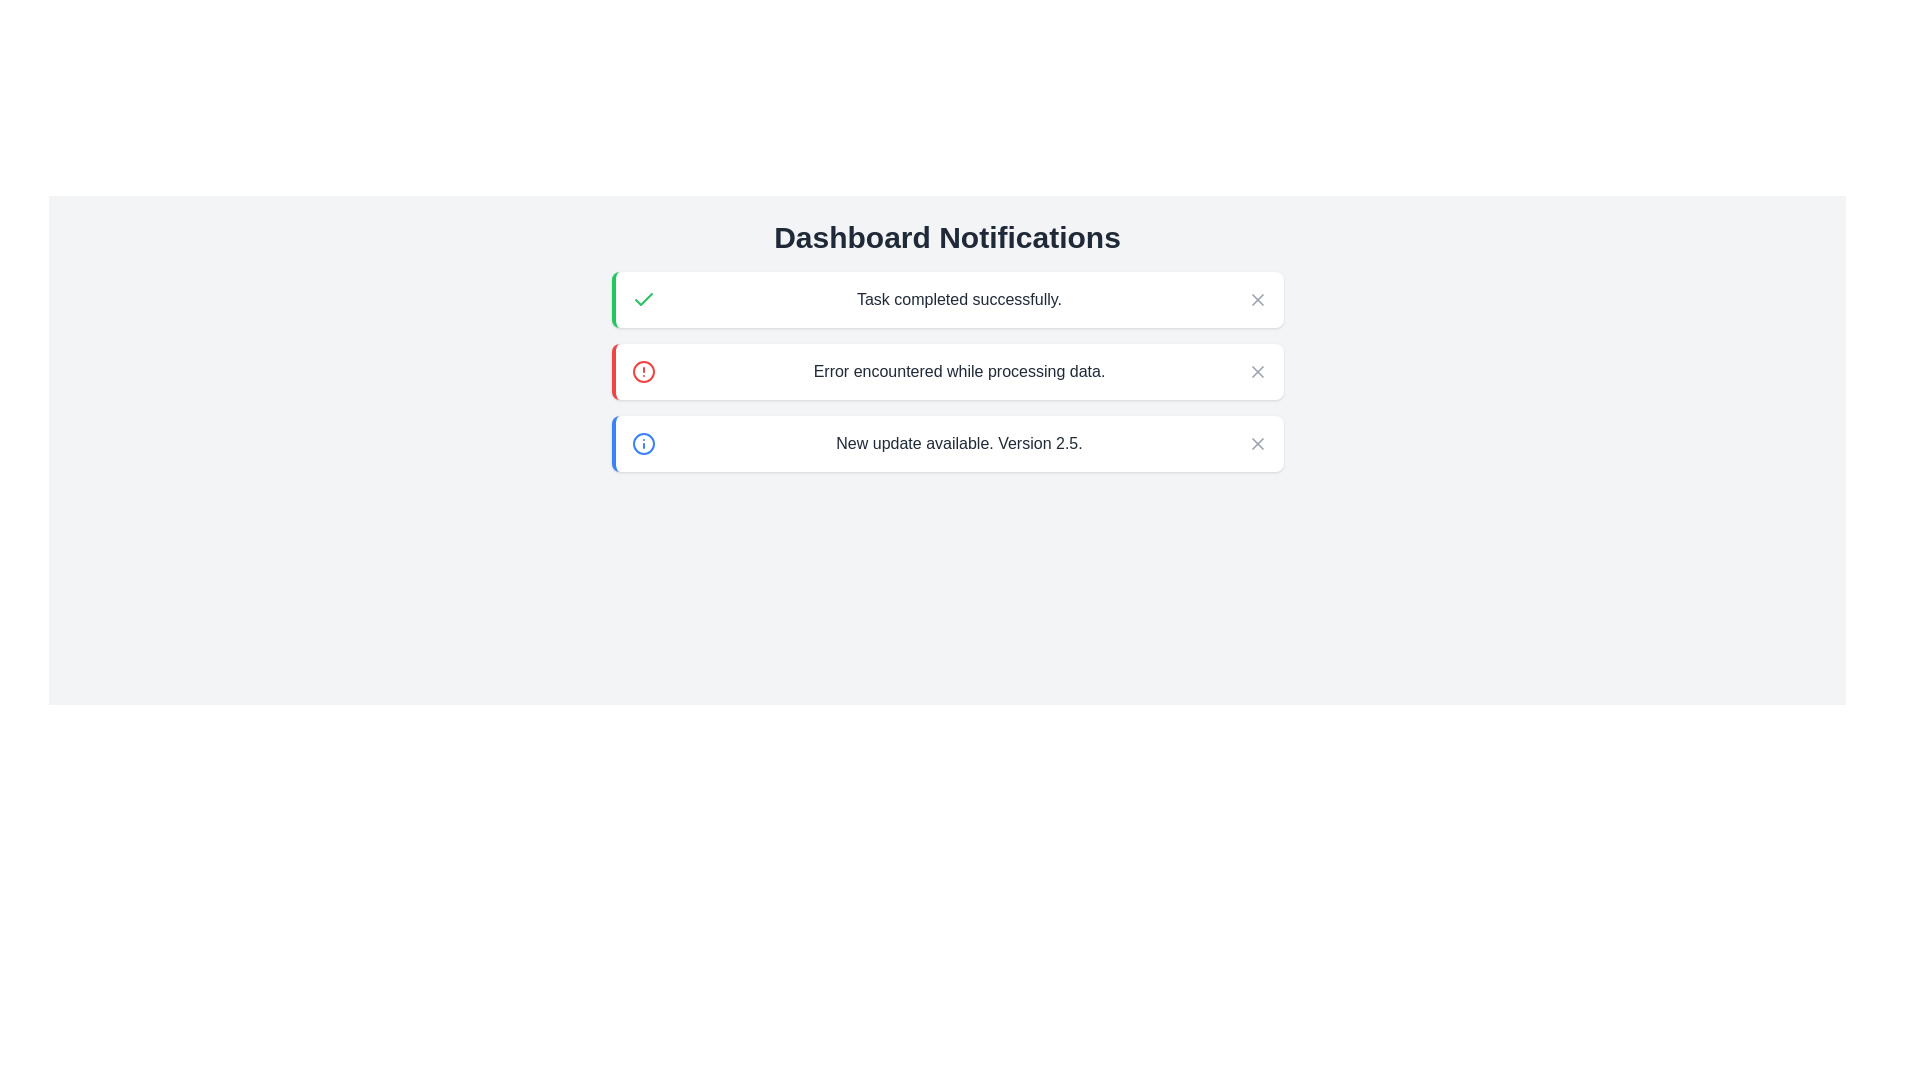 Image resolution: width=1920 pixels, height=1080 pixels. What do you see at coordinates (643, 371) in the screenshot?
I see `the error icon located on the left side of the second notification box that indicates an error with the message 'Error encountered while processing data.'` at bounding box center [643, 371].